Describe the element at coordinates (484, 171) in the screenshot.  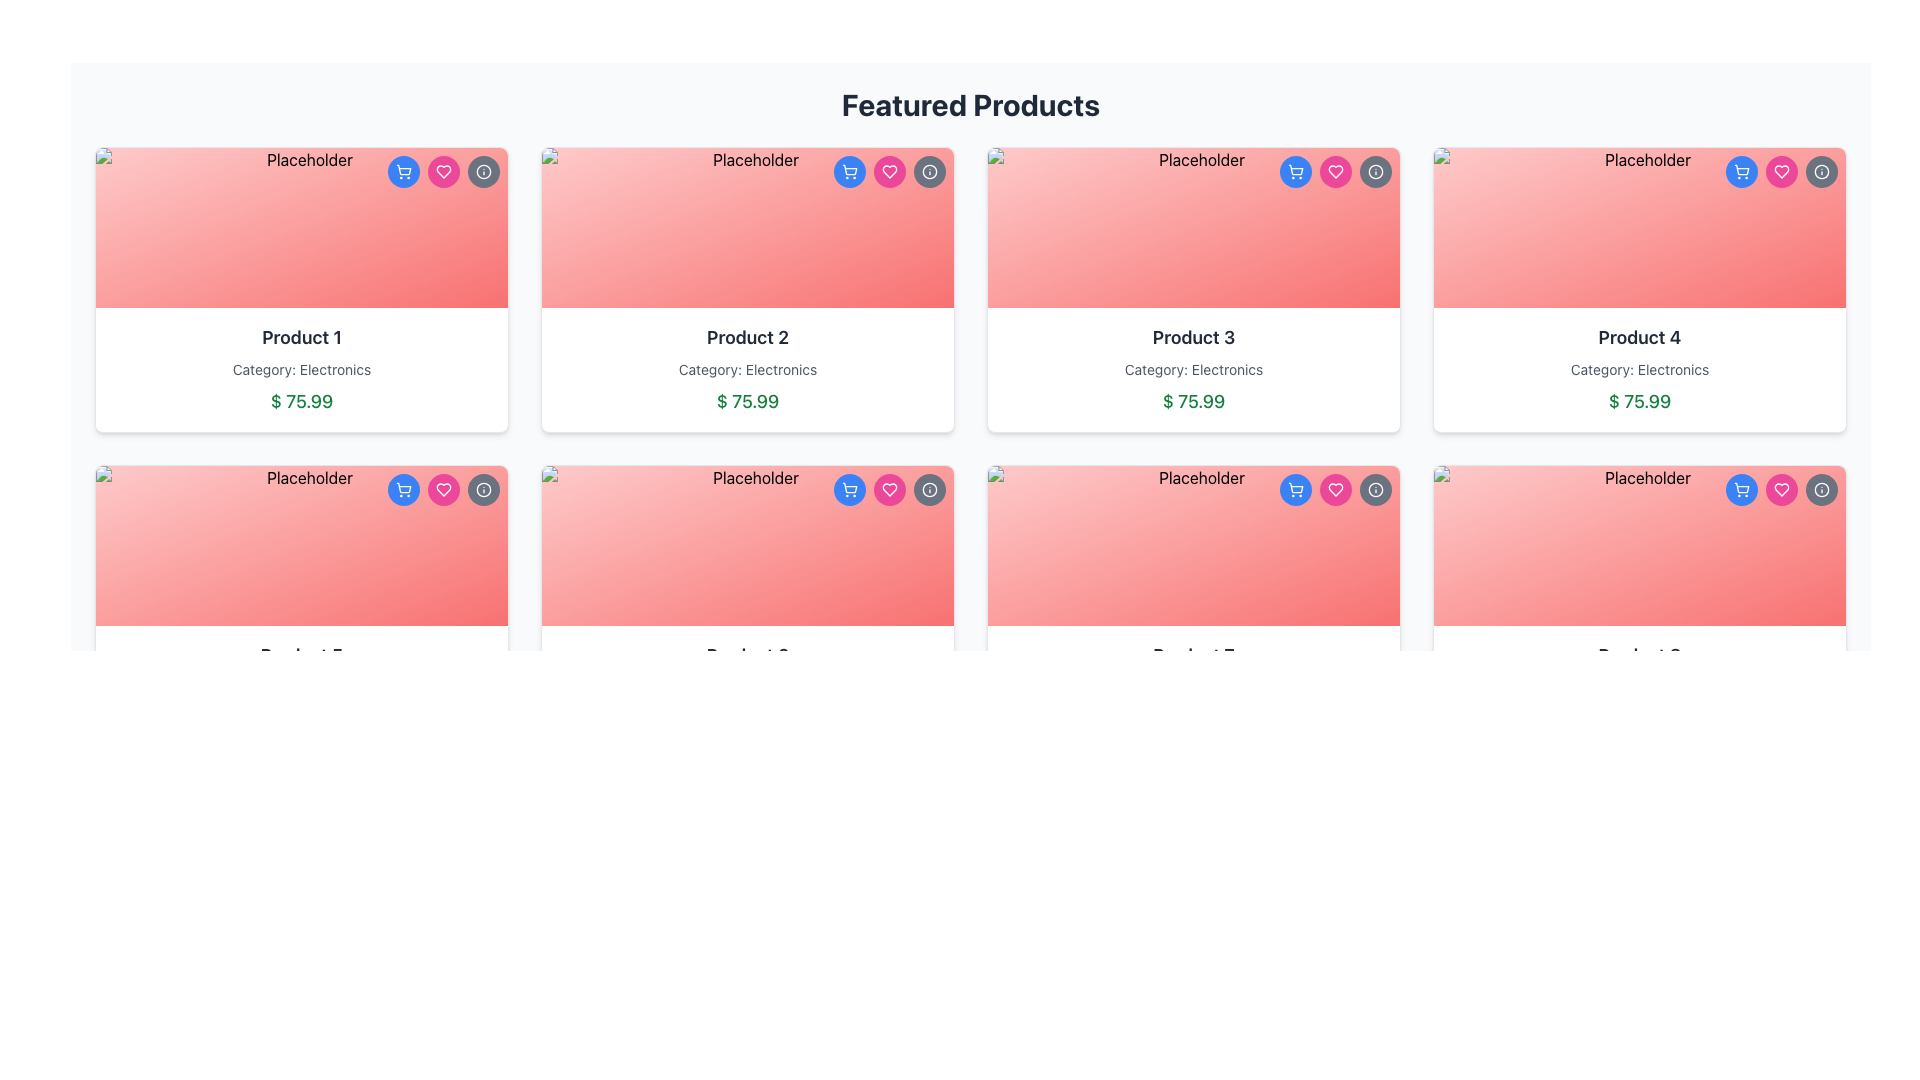
I see `the circular button with a gray background and white border containing an information symbol, located at the top-right corner of the 'Product 1' card` at that location.